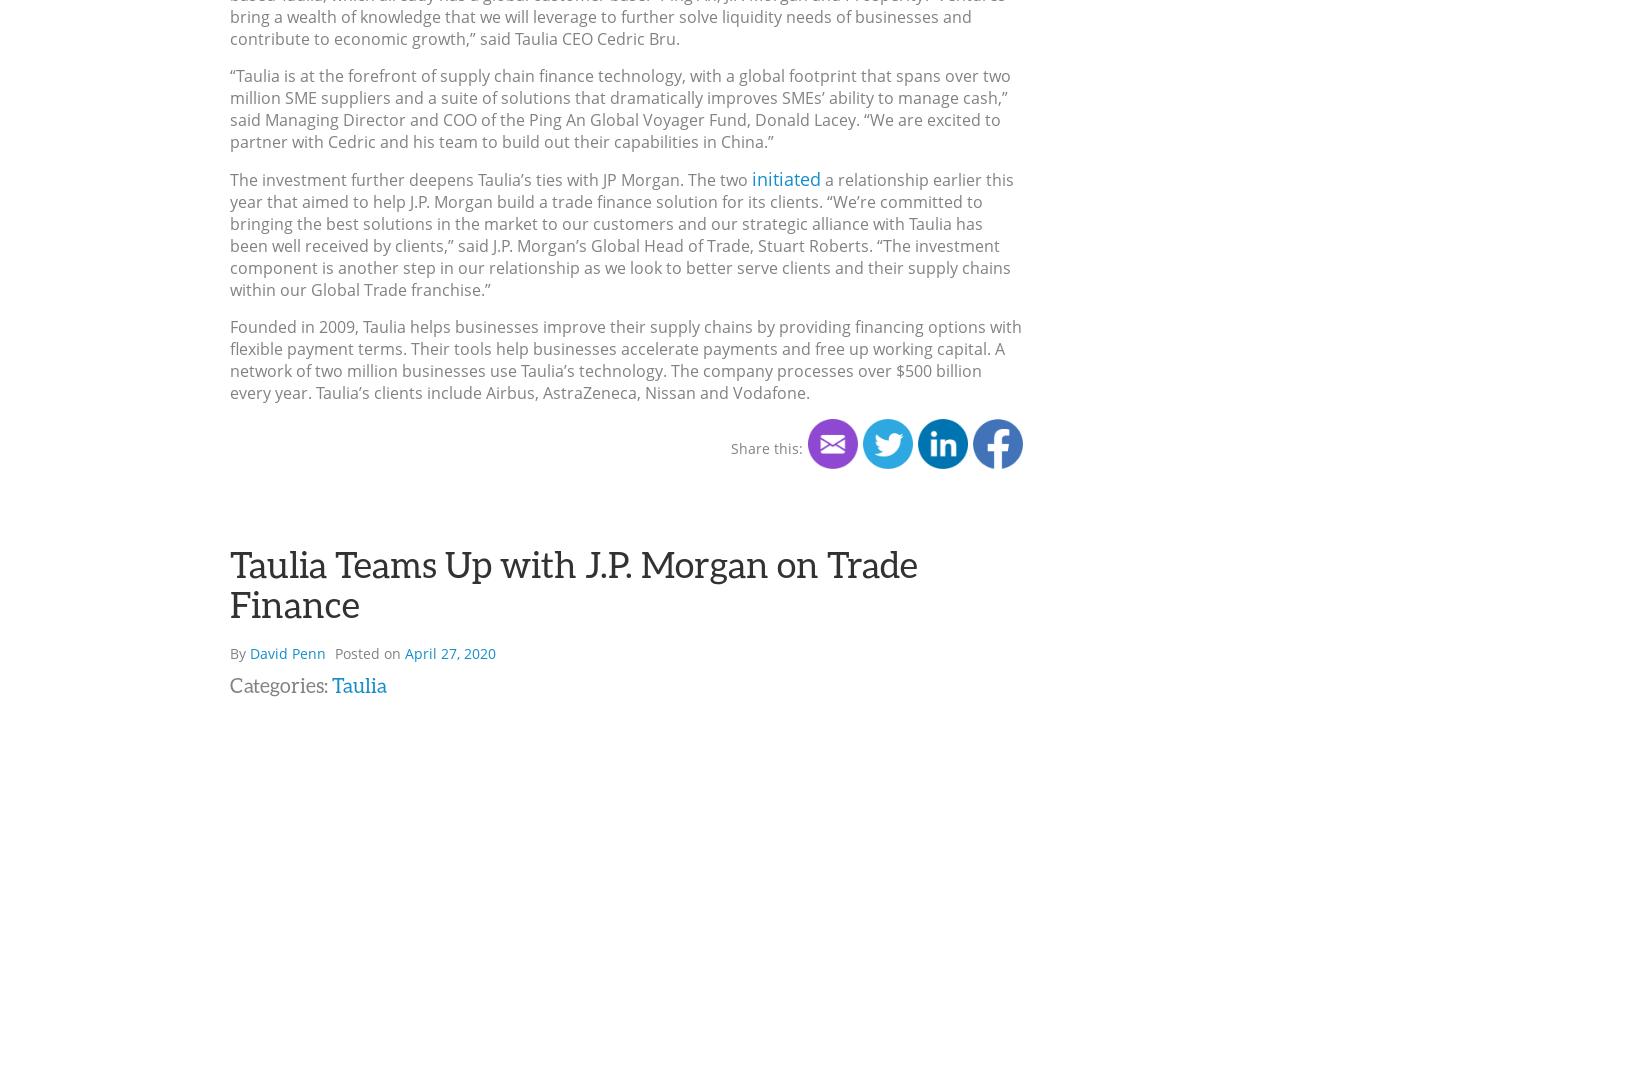 This screenshot has width=1650, height=1072. What do you see at coordinates (619, 109) in the screenshot?
I see `'“Taulia is at the forefront of supply chain finance technology, with a global footprint that spans over two million SME suppliers and a suite of solutions that dramatically improves SMEs’ ability to manage cash,” said Managing Director and COO of the Ping An Global Voyager Fund, Donald Lacey. “We are excited to partner with Cedric and his team to build out their capabilities in China.”'` at bounding box center [619, 109].